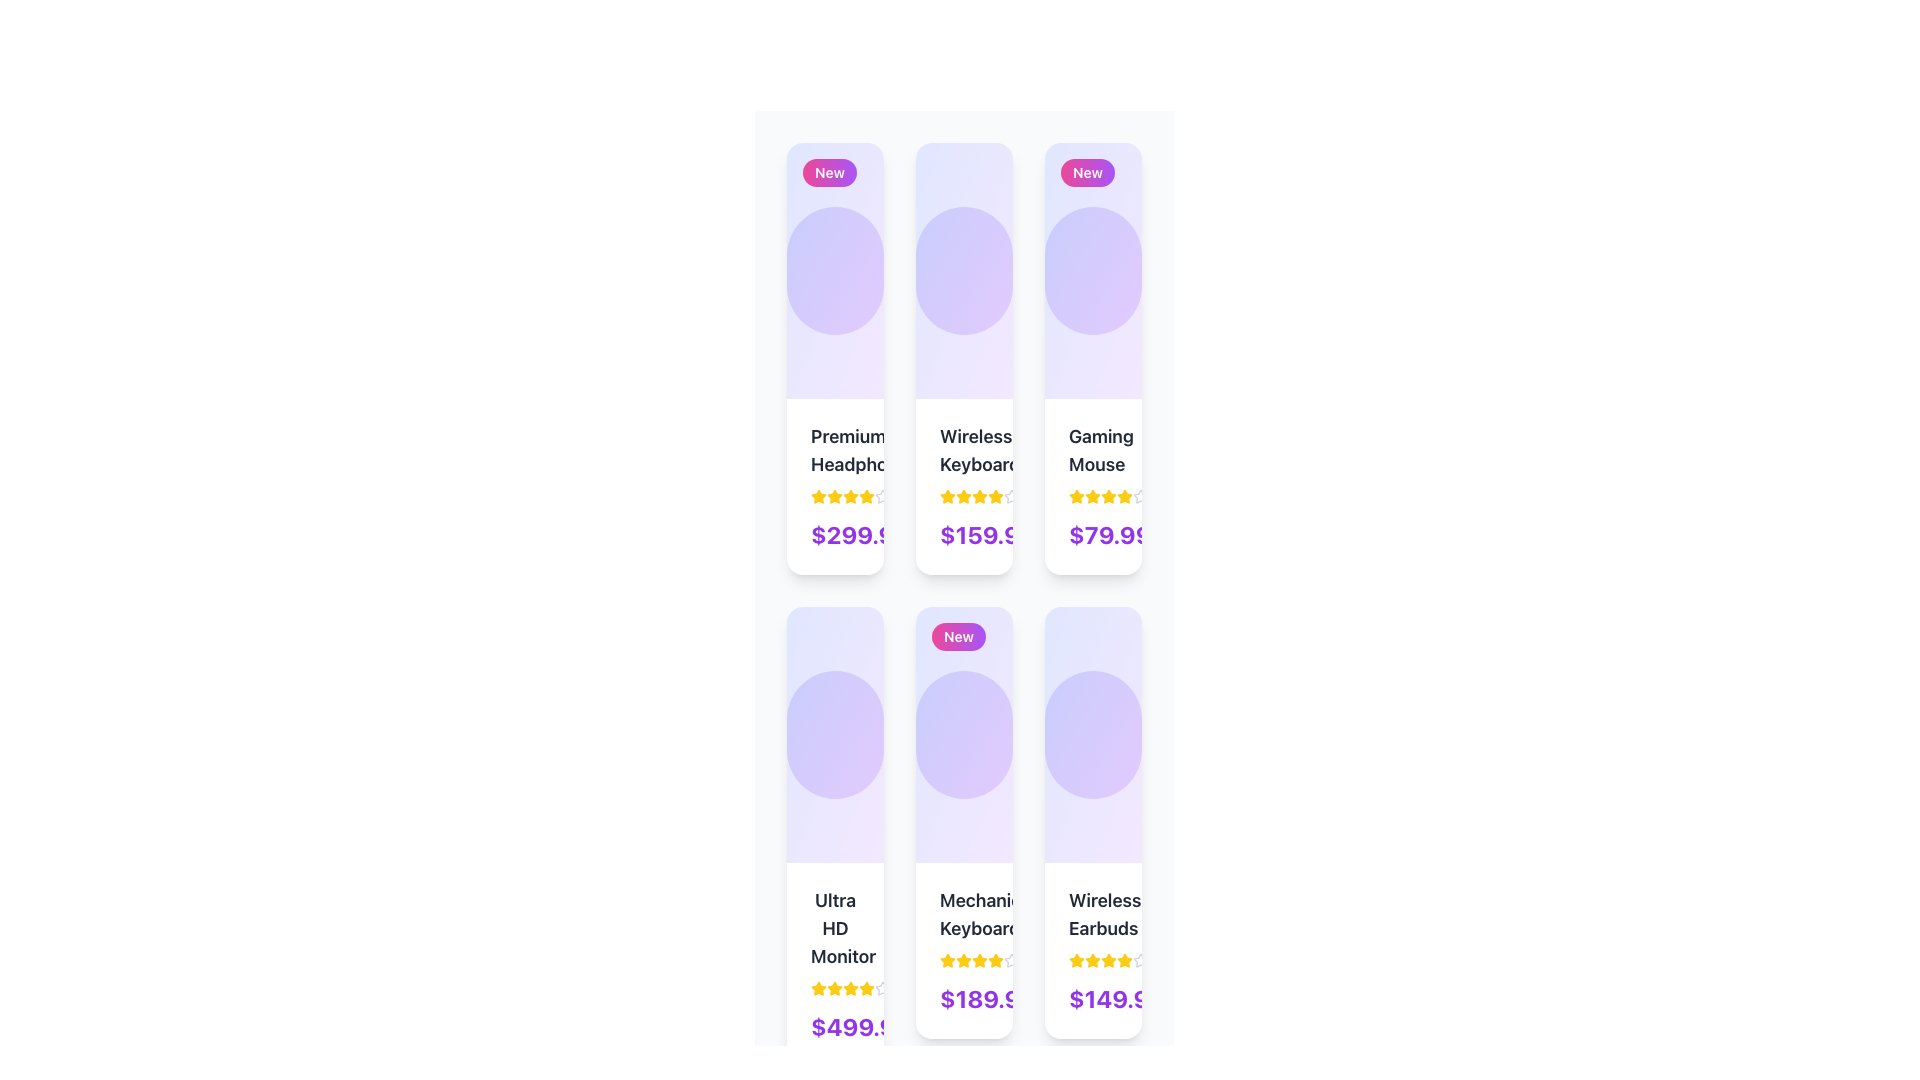 This screenshot has width=1920, height=1080. I want to click on the rating component below the product name 'Premium Headphones' and above the price label '$299.99' to interact with it, so click(835, 496).